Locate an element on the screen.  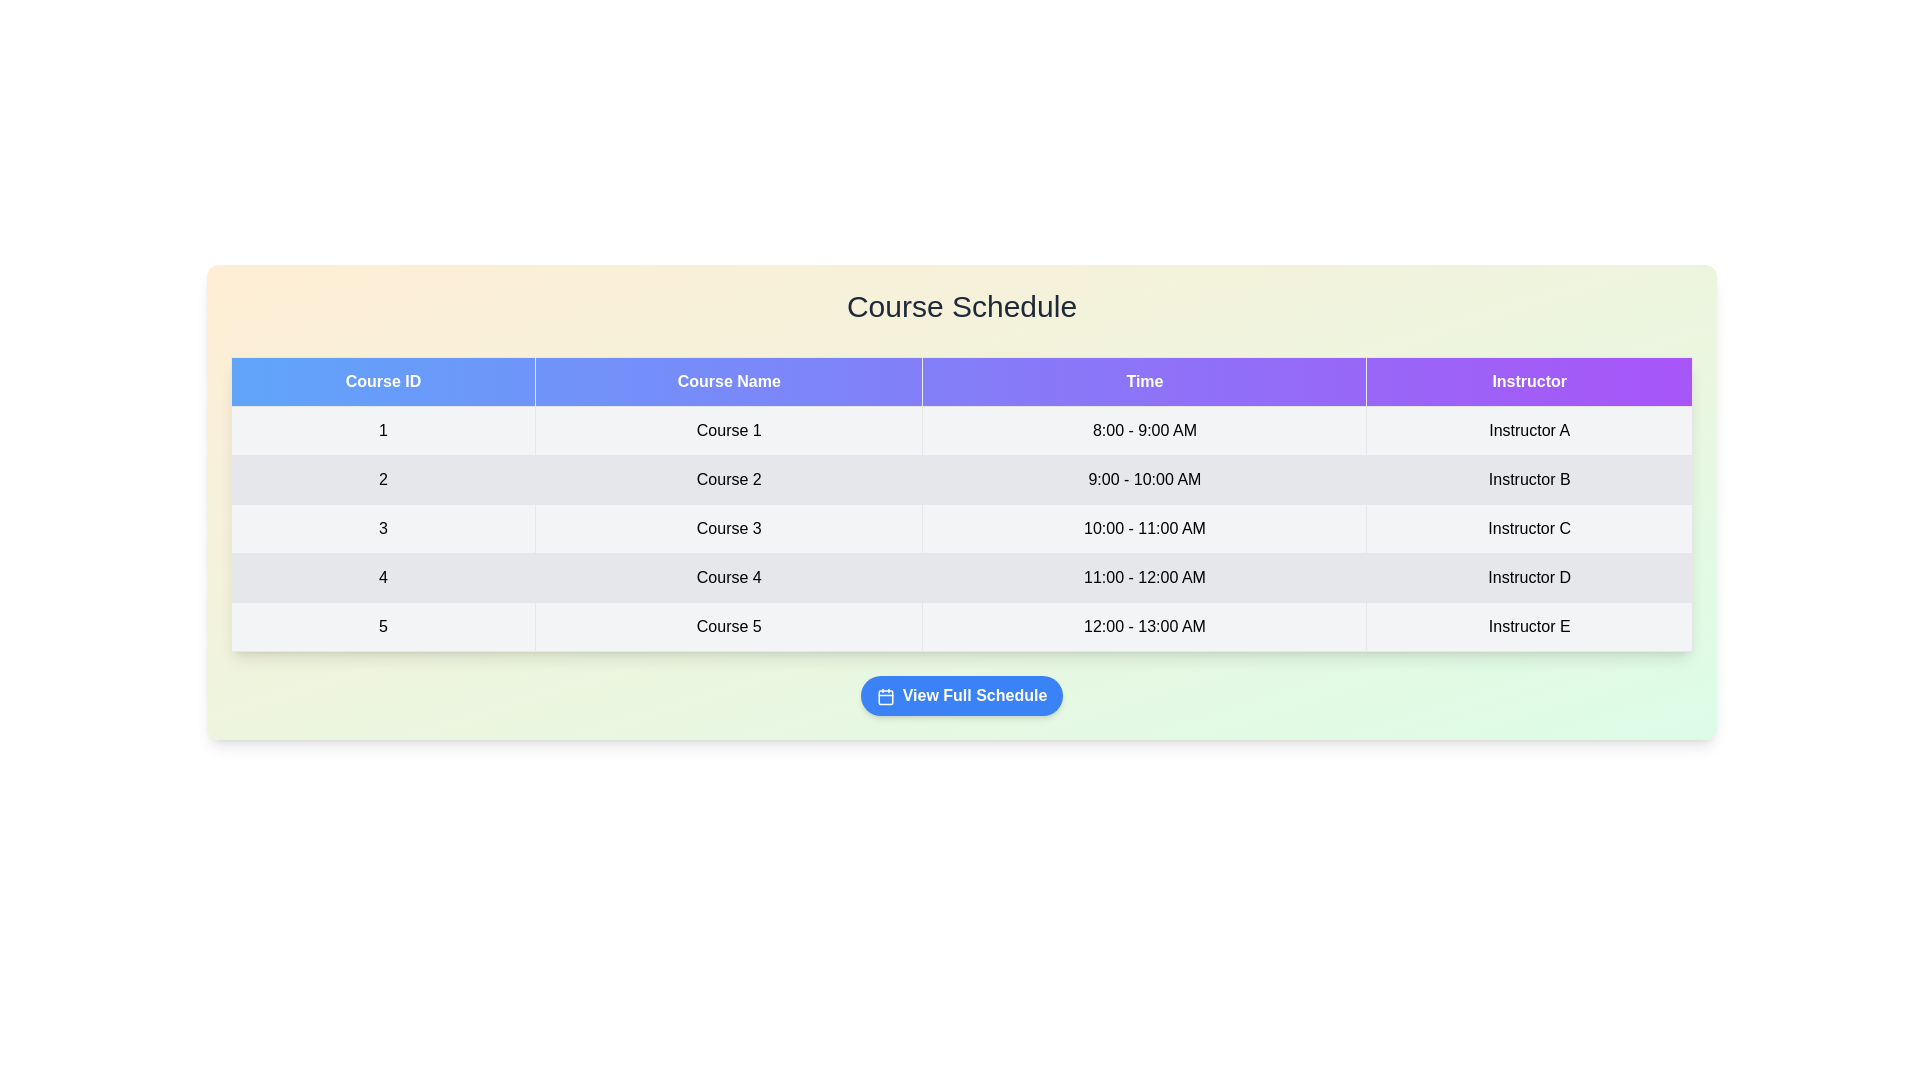
the row corresponding to 4 is located at coordinates (961, 578).